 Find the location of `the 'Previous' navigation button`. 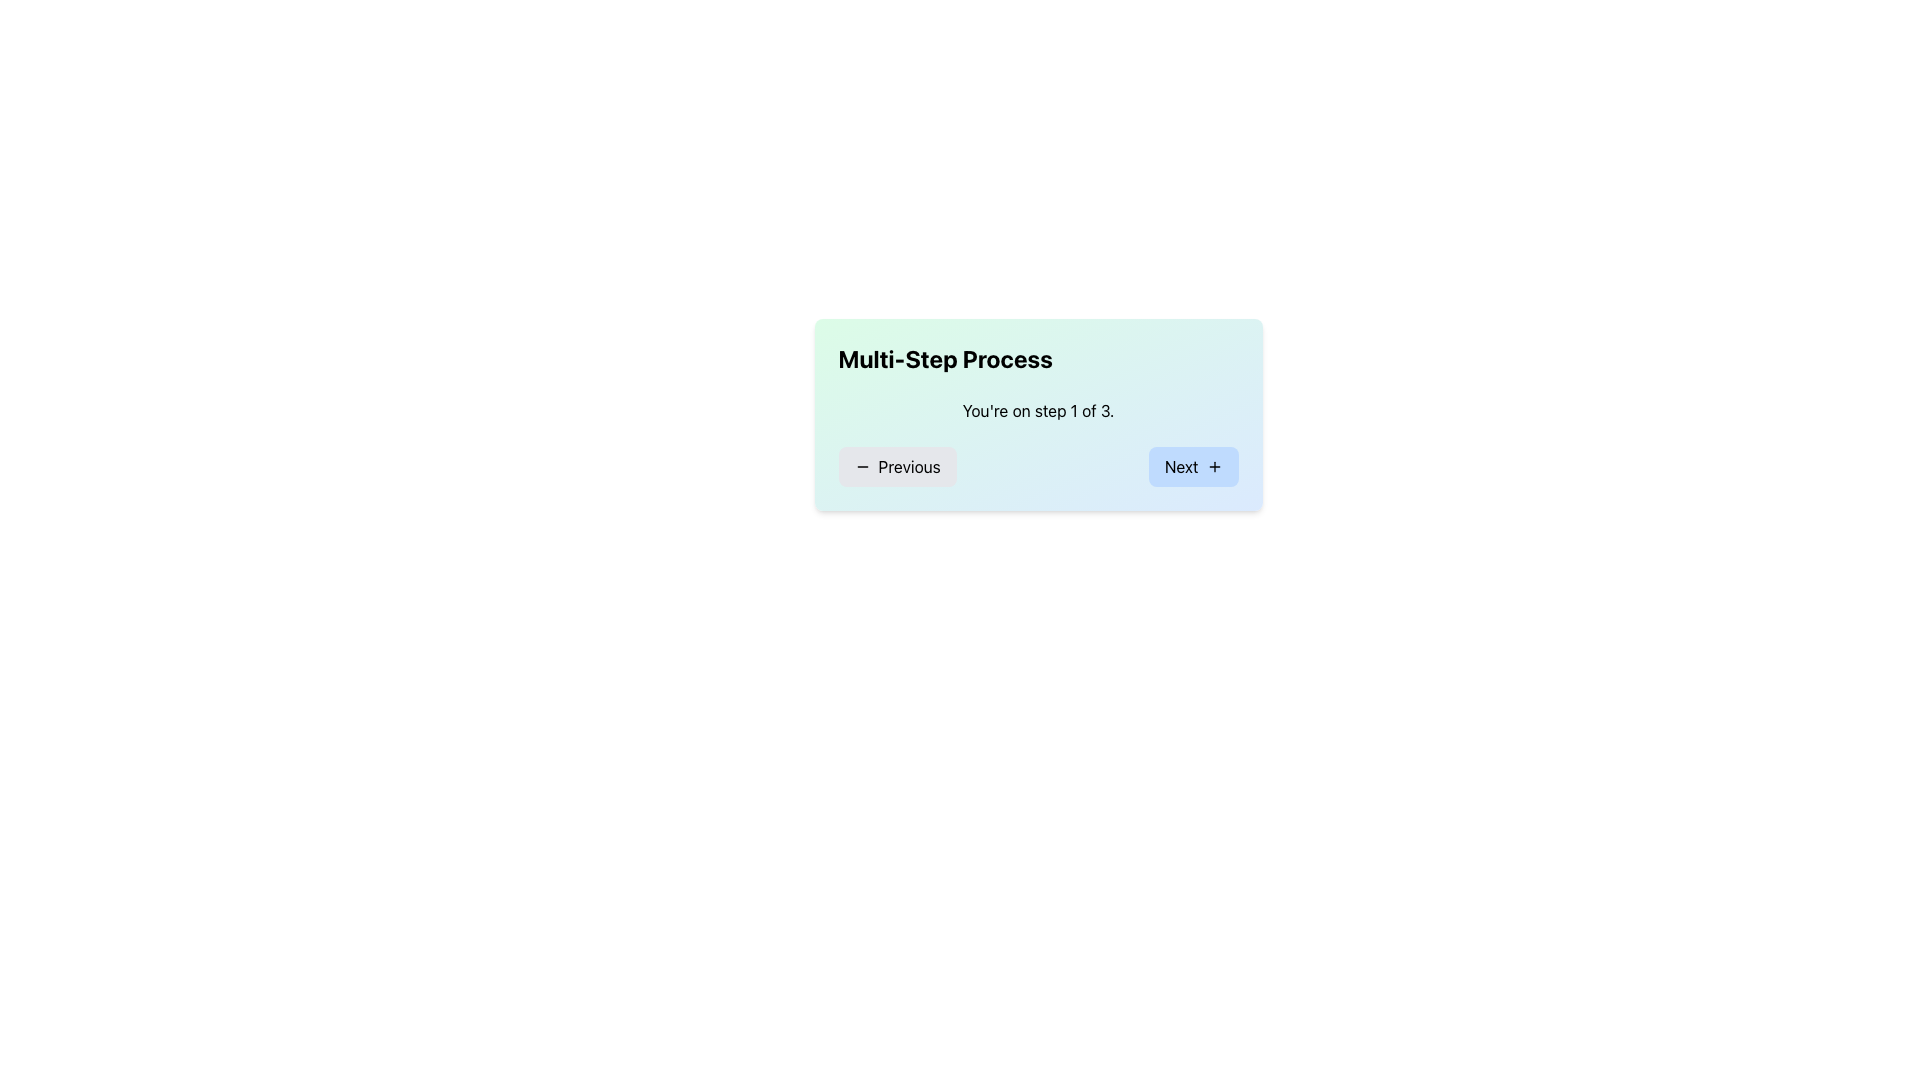

the 'Previous' navigation button is located at coordinates (896, 466).